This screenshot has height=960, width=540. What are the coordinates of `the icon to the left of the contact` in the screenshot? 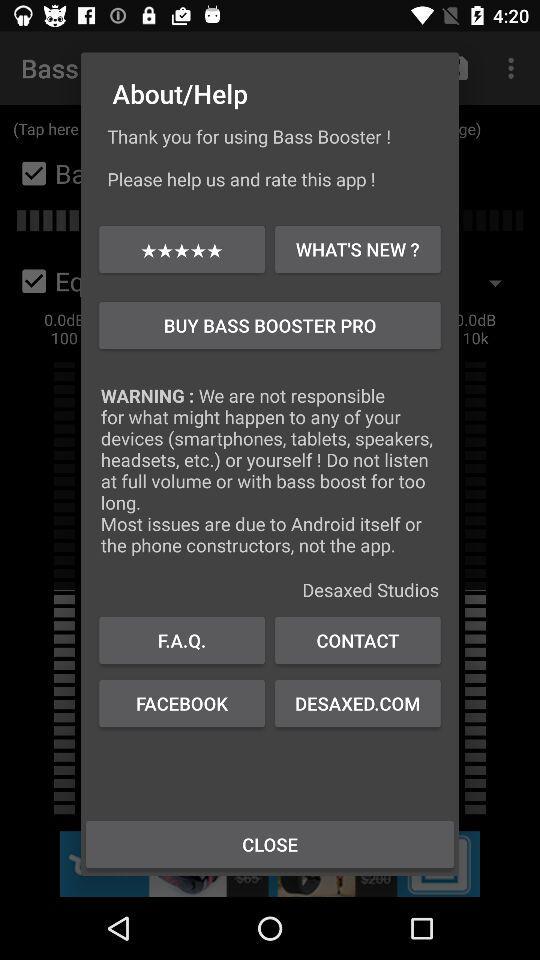 It's located at (182, 703).